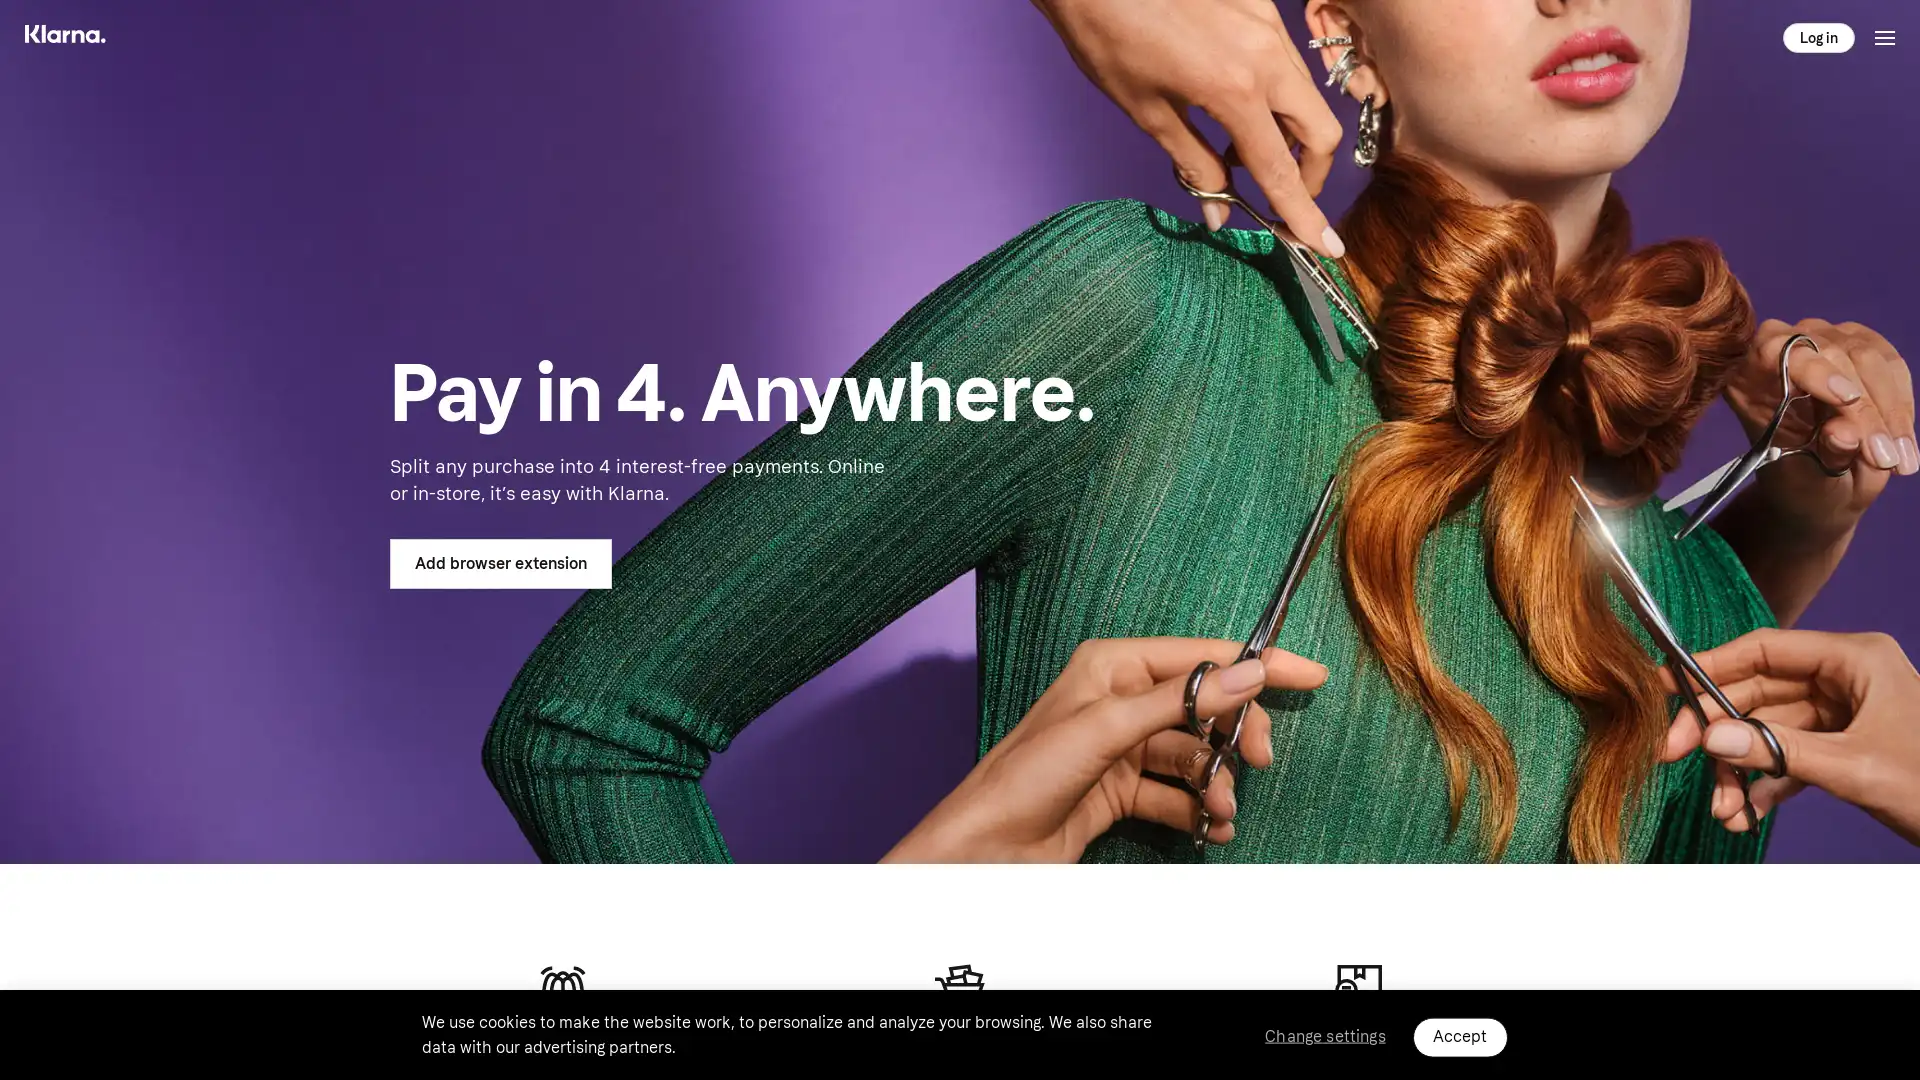  Describe the element at coordinates (1819, 37) in the screenshot. I see `Log in` at that location.